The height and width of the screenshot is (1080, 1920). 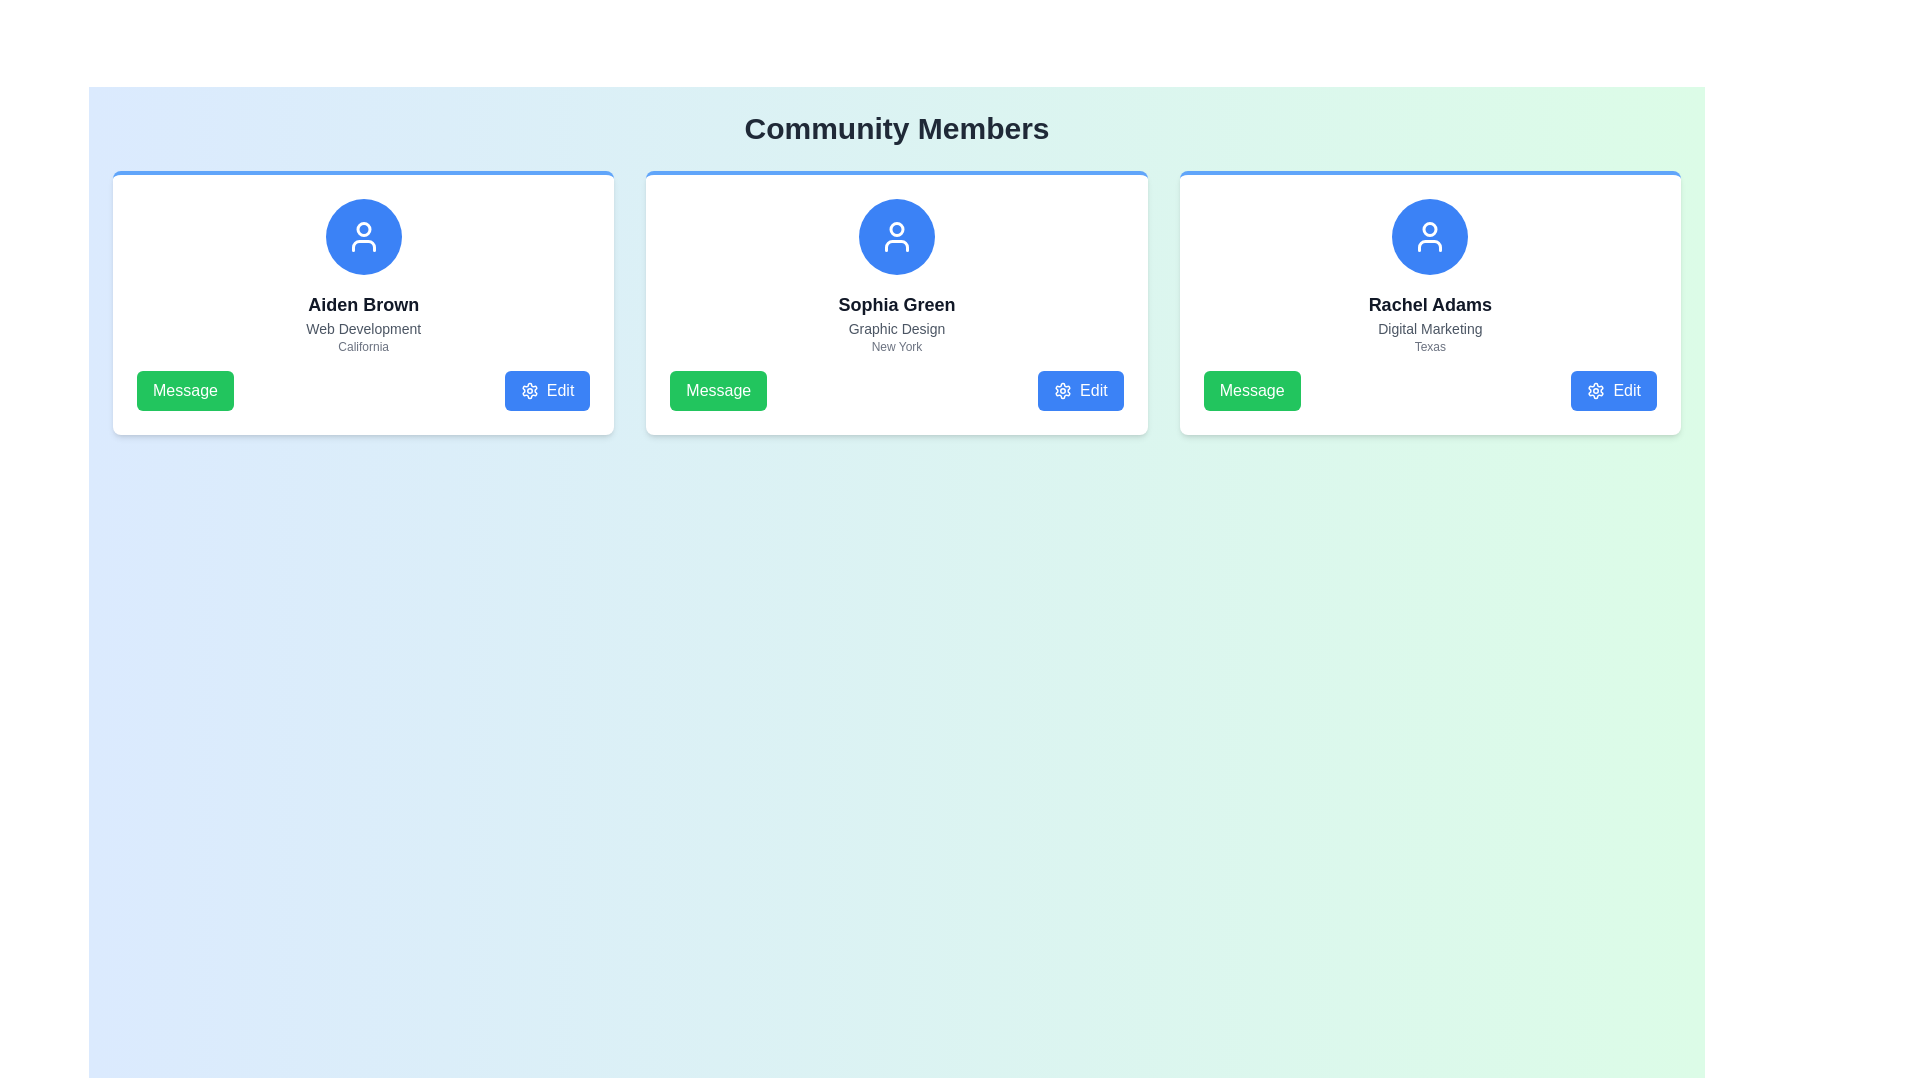 What do you see at coordinates (1429, 304) in the screenshot?
I see `the text label displaying 'Rachel Adams' which is prominently styled as a main title within the card for 'Rachel Adams' located under 'Community Members'` at bounding box center [1429, 304].